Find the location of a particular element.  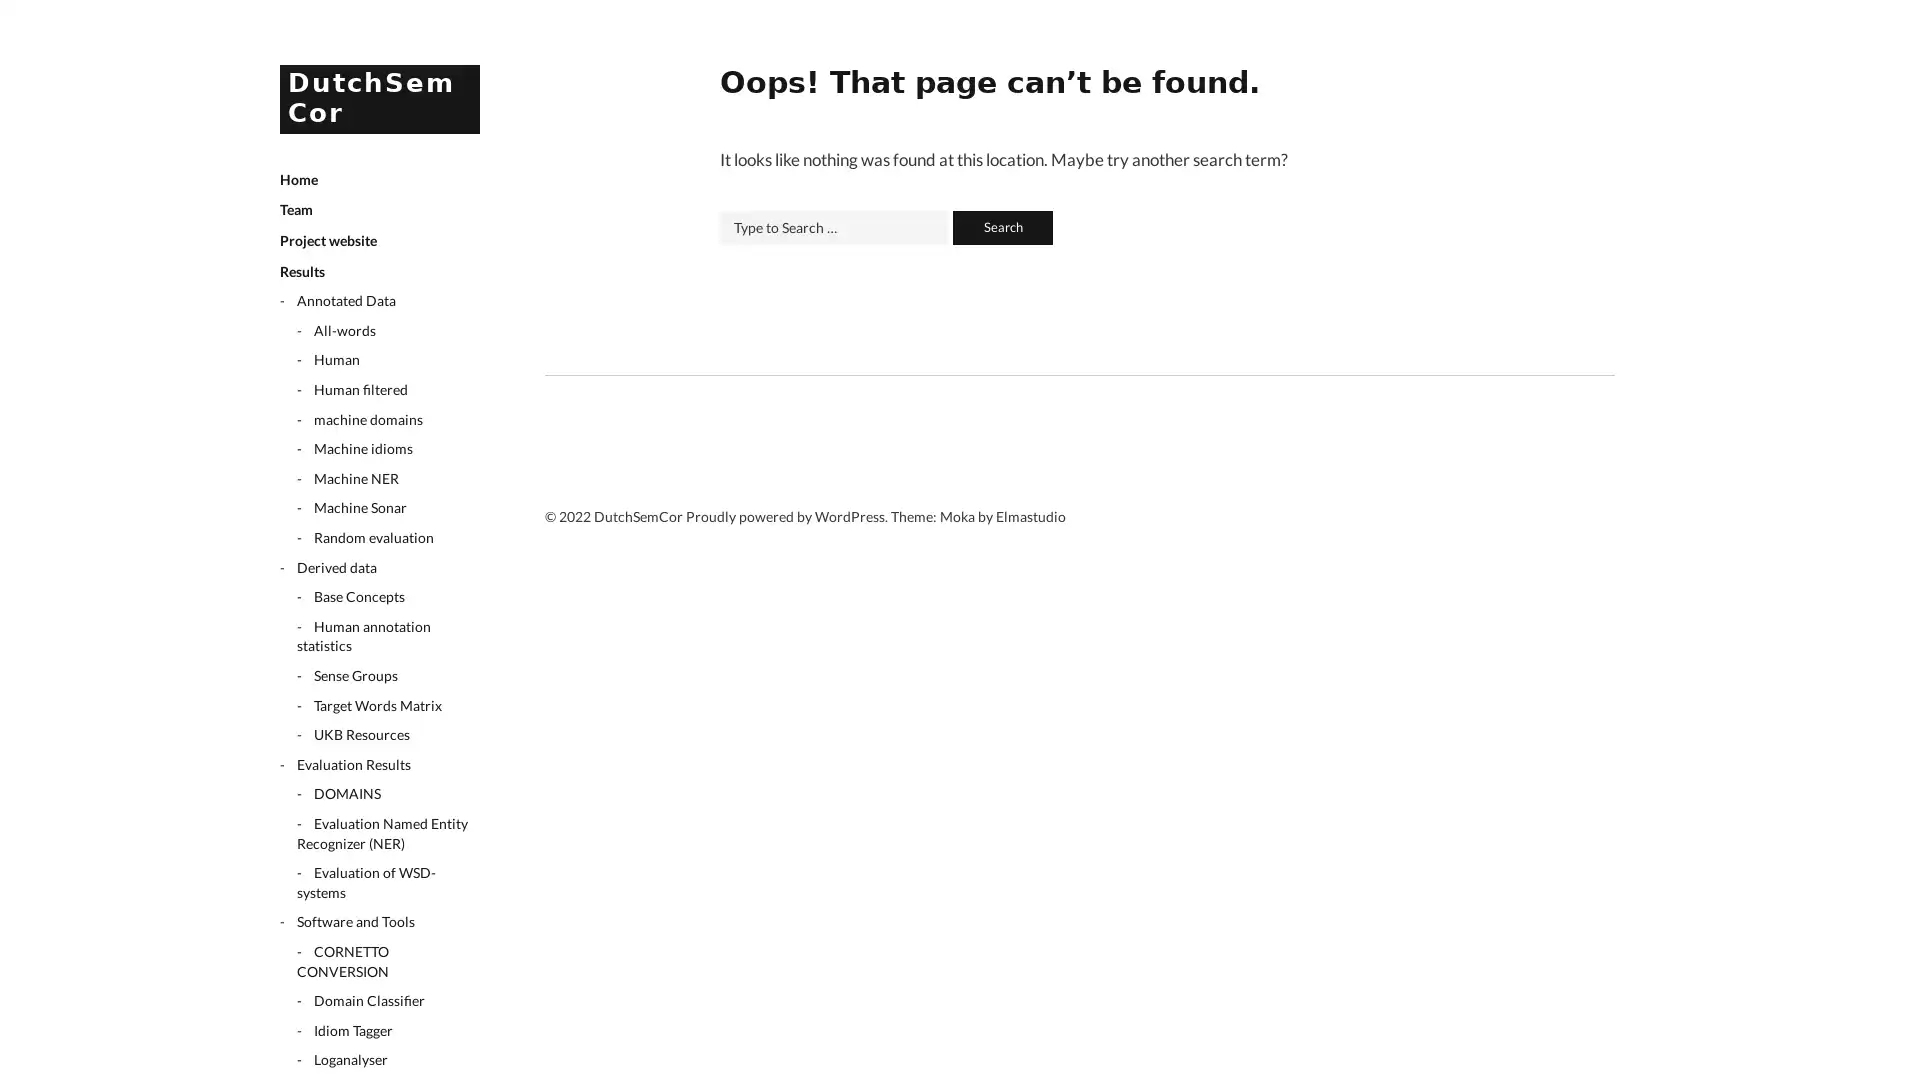

Search is located at coordinates (1002, 226).